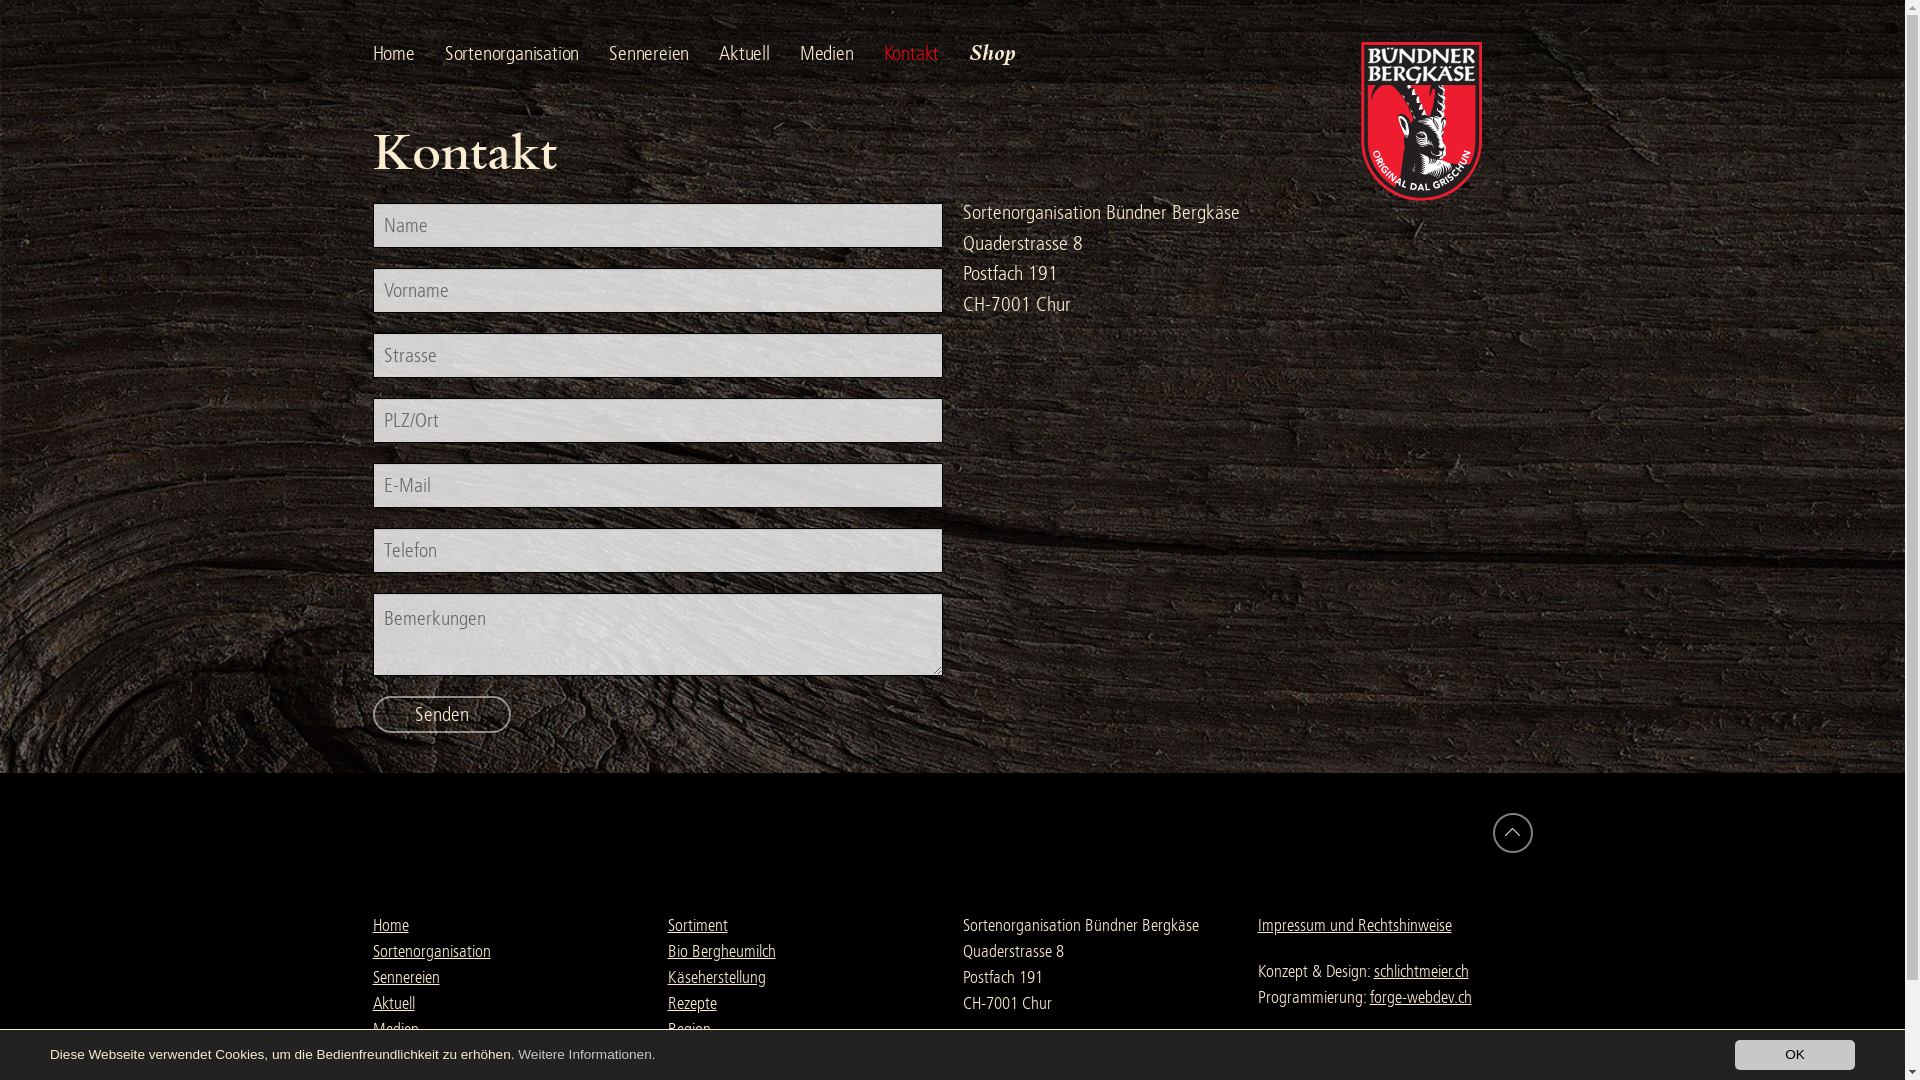  Describe the element at coordinates (697, 925) in the screenshot. I see `'Sortiment'` at that location.